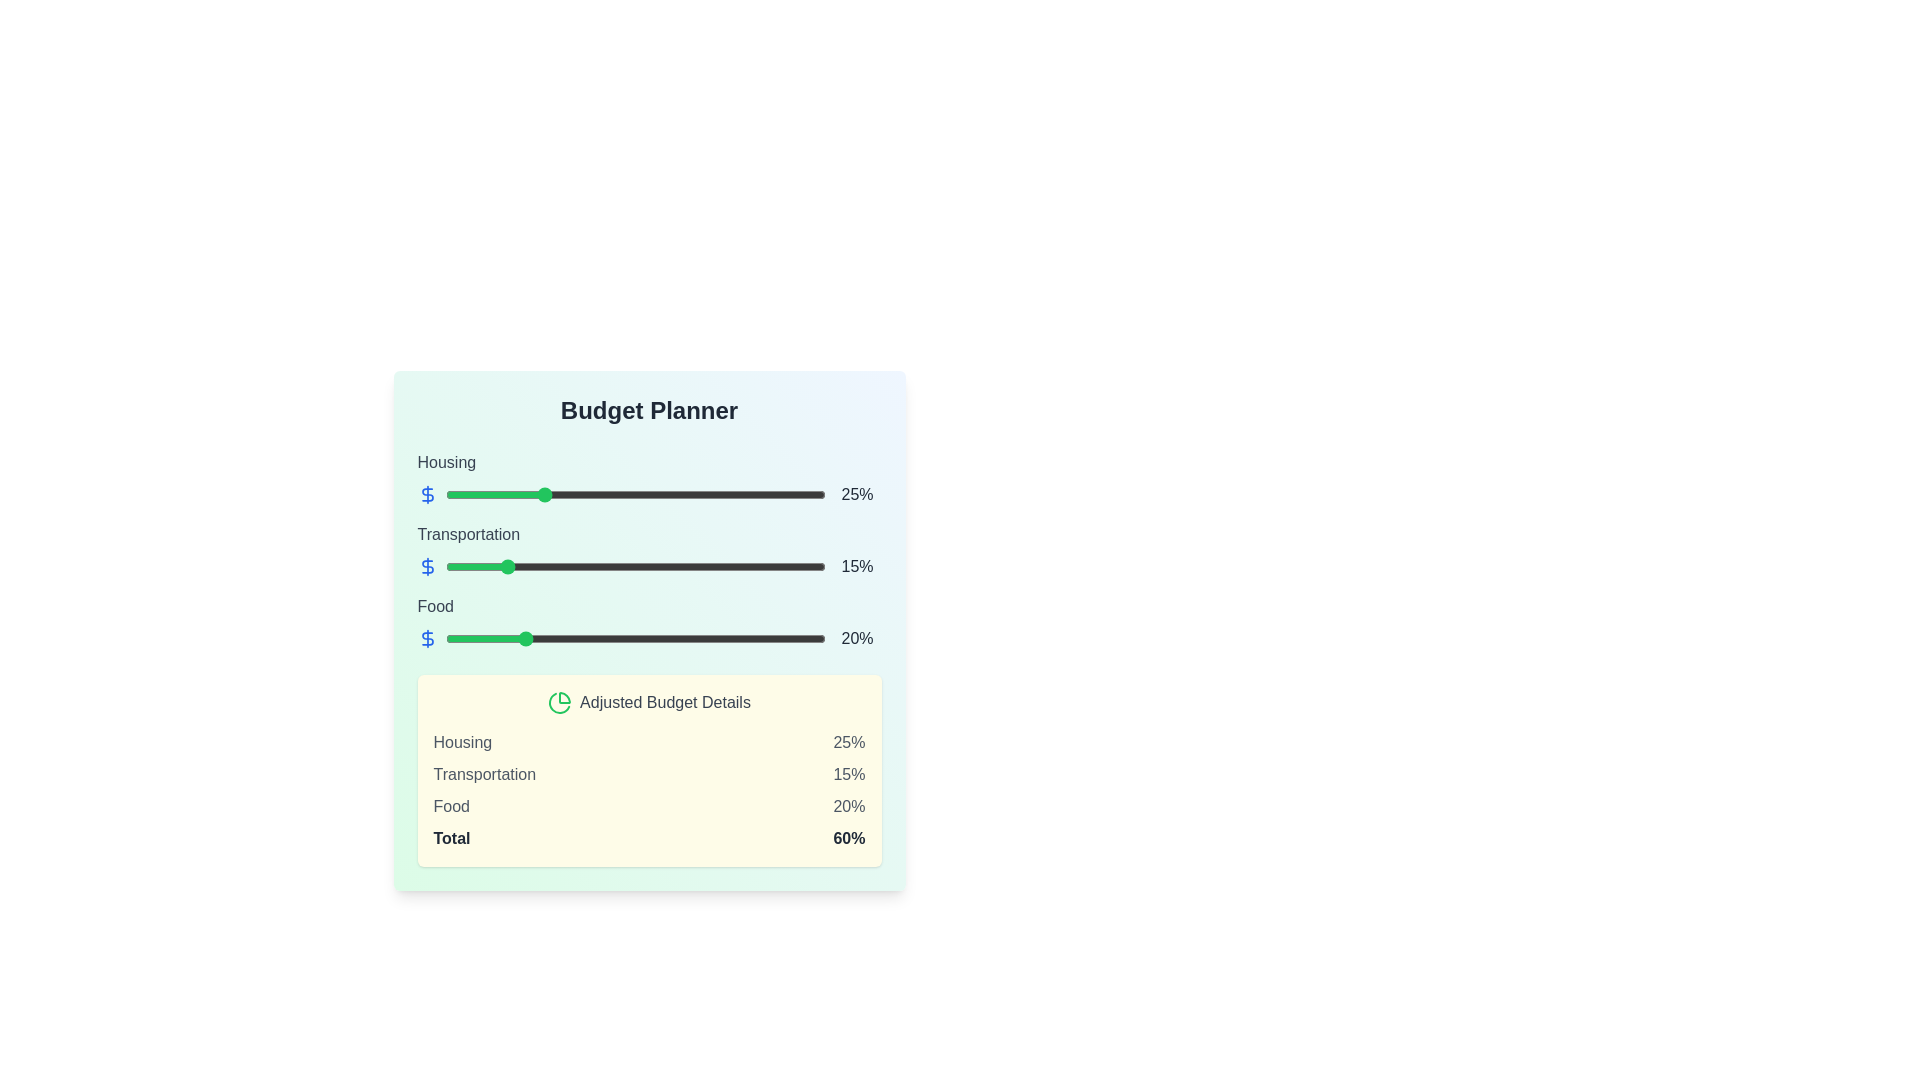 Image resolution: width=1920 pixels, height=1080 pixels. What do you see at coordinates (857, 639) in the screenshot?
I see `the non-interactive 'Food' percentage label displaying '20%' at the end of the horizontal slider for budget adjustments` at bounding box center [857, 639].